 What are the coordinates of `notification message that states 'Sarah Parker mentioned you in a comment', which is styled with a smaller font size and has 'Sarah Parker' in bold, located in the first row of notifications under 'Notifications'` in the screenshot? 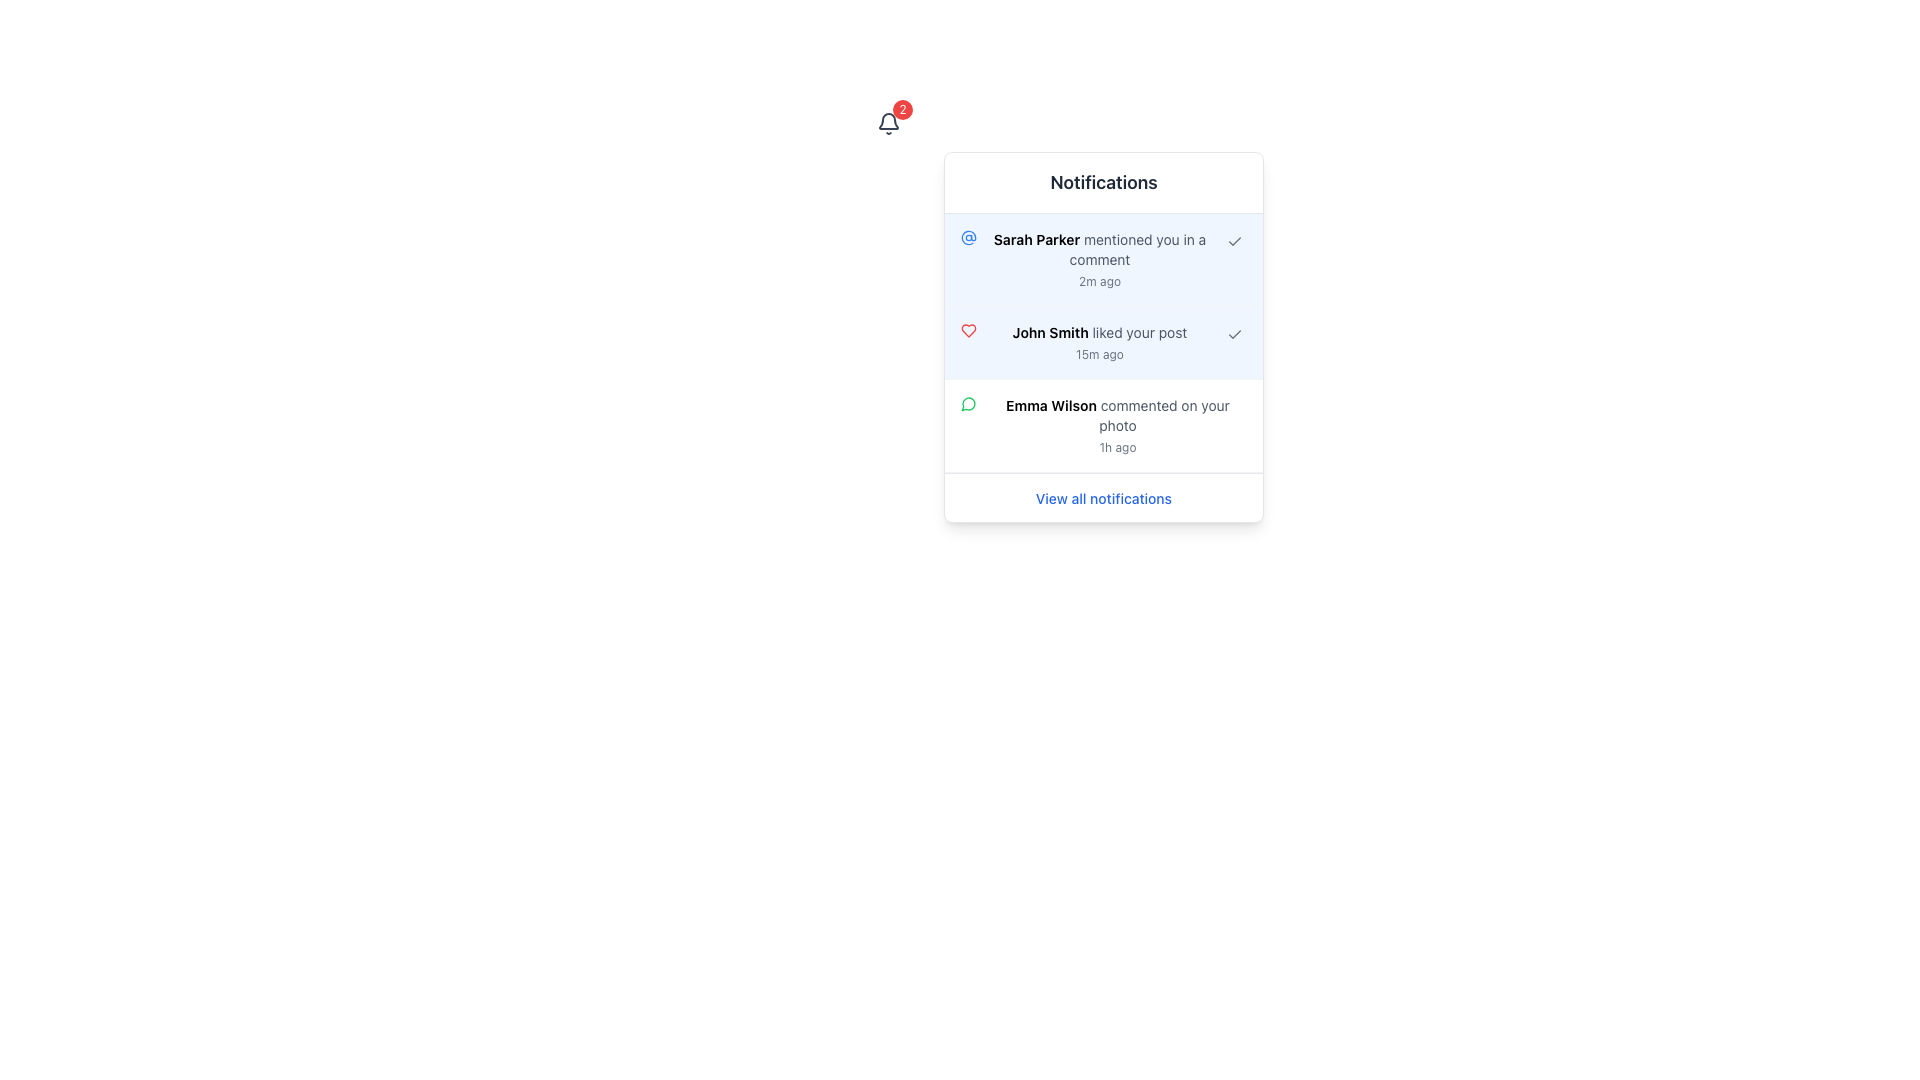 It's located at (1098, 249).